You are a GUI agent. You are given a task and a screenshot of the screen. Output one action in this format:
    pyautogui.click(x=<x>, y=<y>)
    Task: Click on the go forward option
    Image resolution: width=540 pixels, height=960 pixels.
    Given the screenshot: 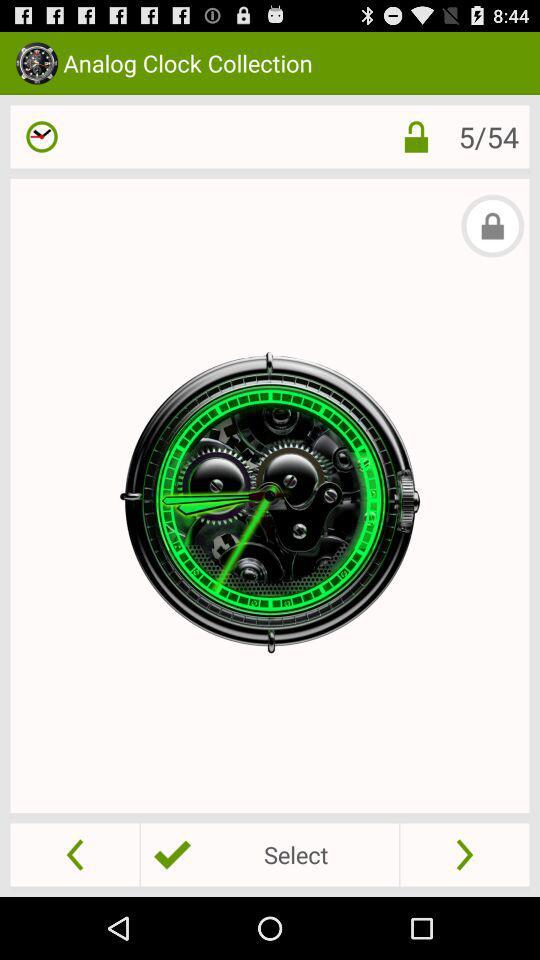 What is the action you would take?
    pyautogui.click(x=464, y=853)
    